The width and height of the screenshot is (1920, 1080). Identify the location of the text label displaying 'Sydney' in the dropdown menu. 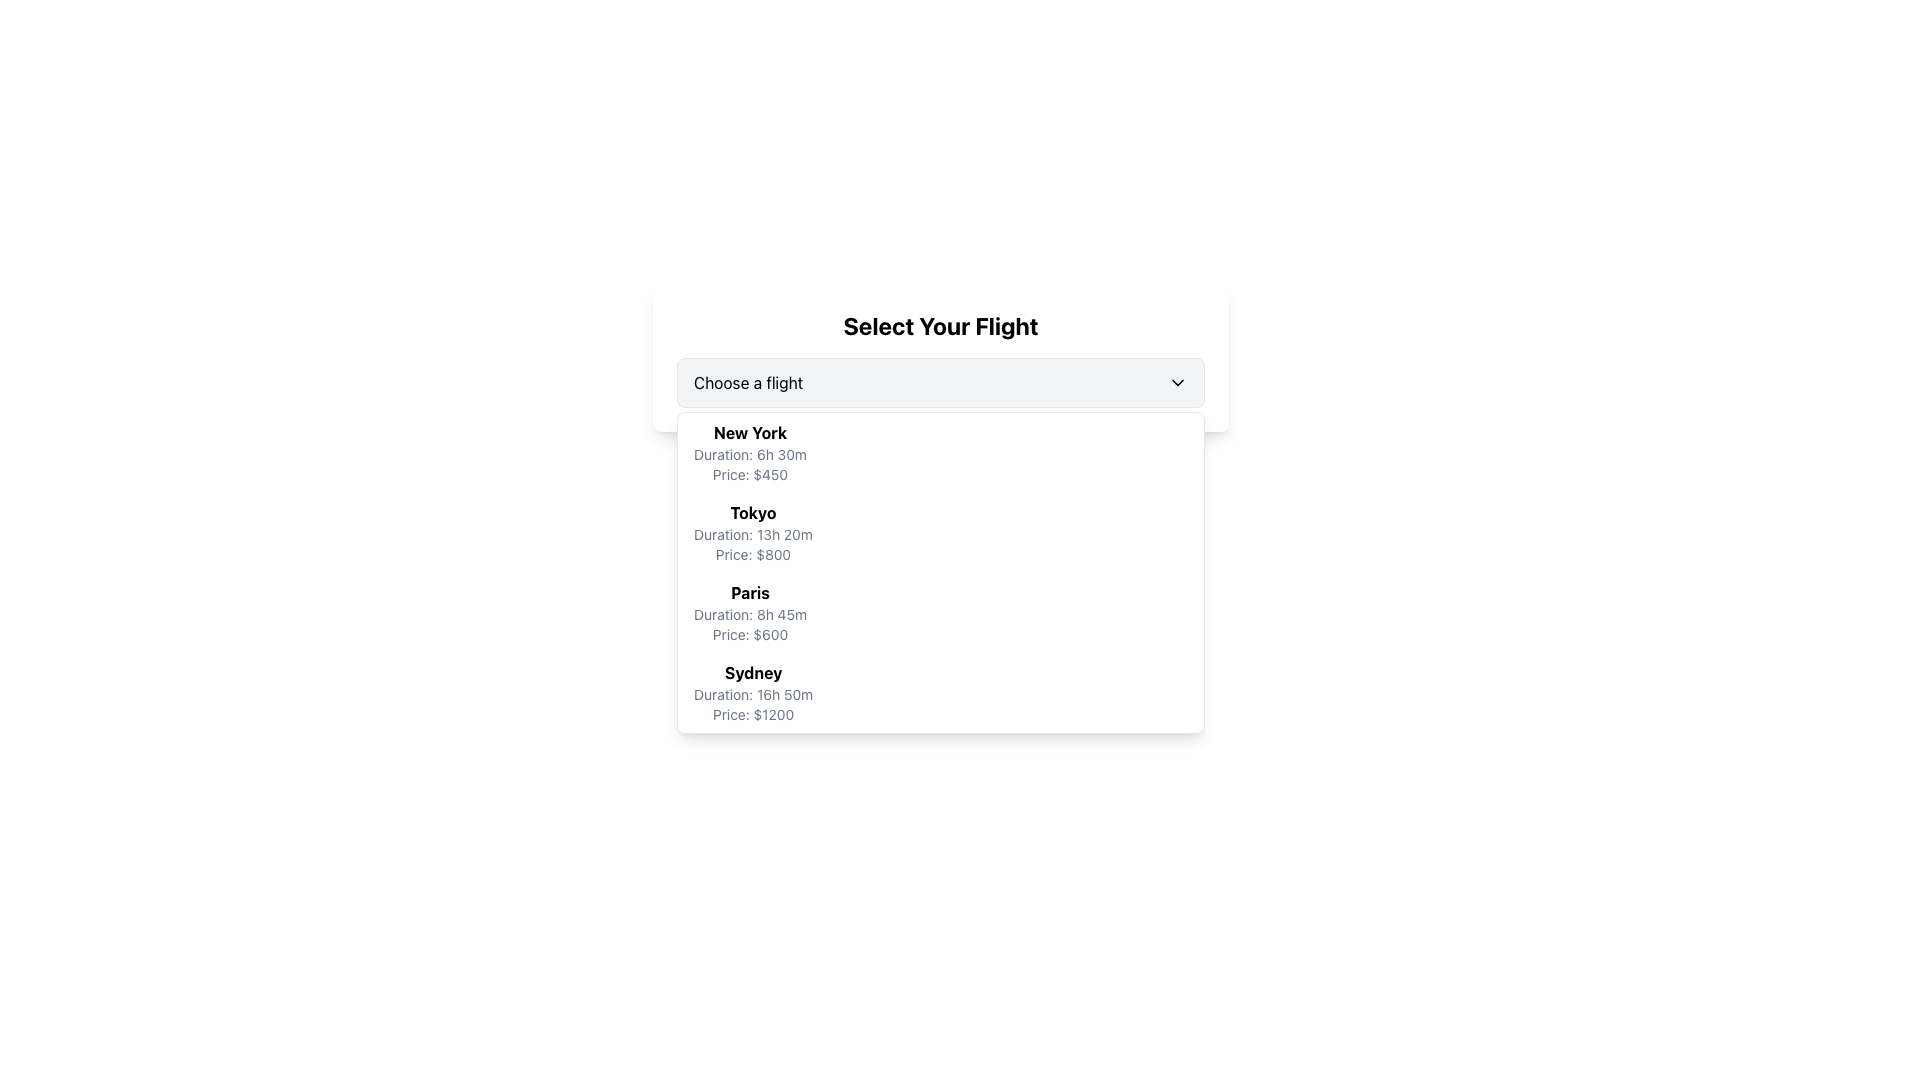
(752, 672).